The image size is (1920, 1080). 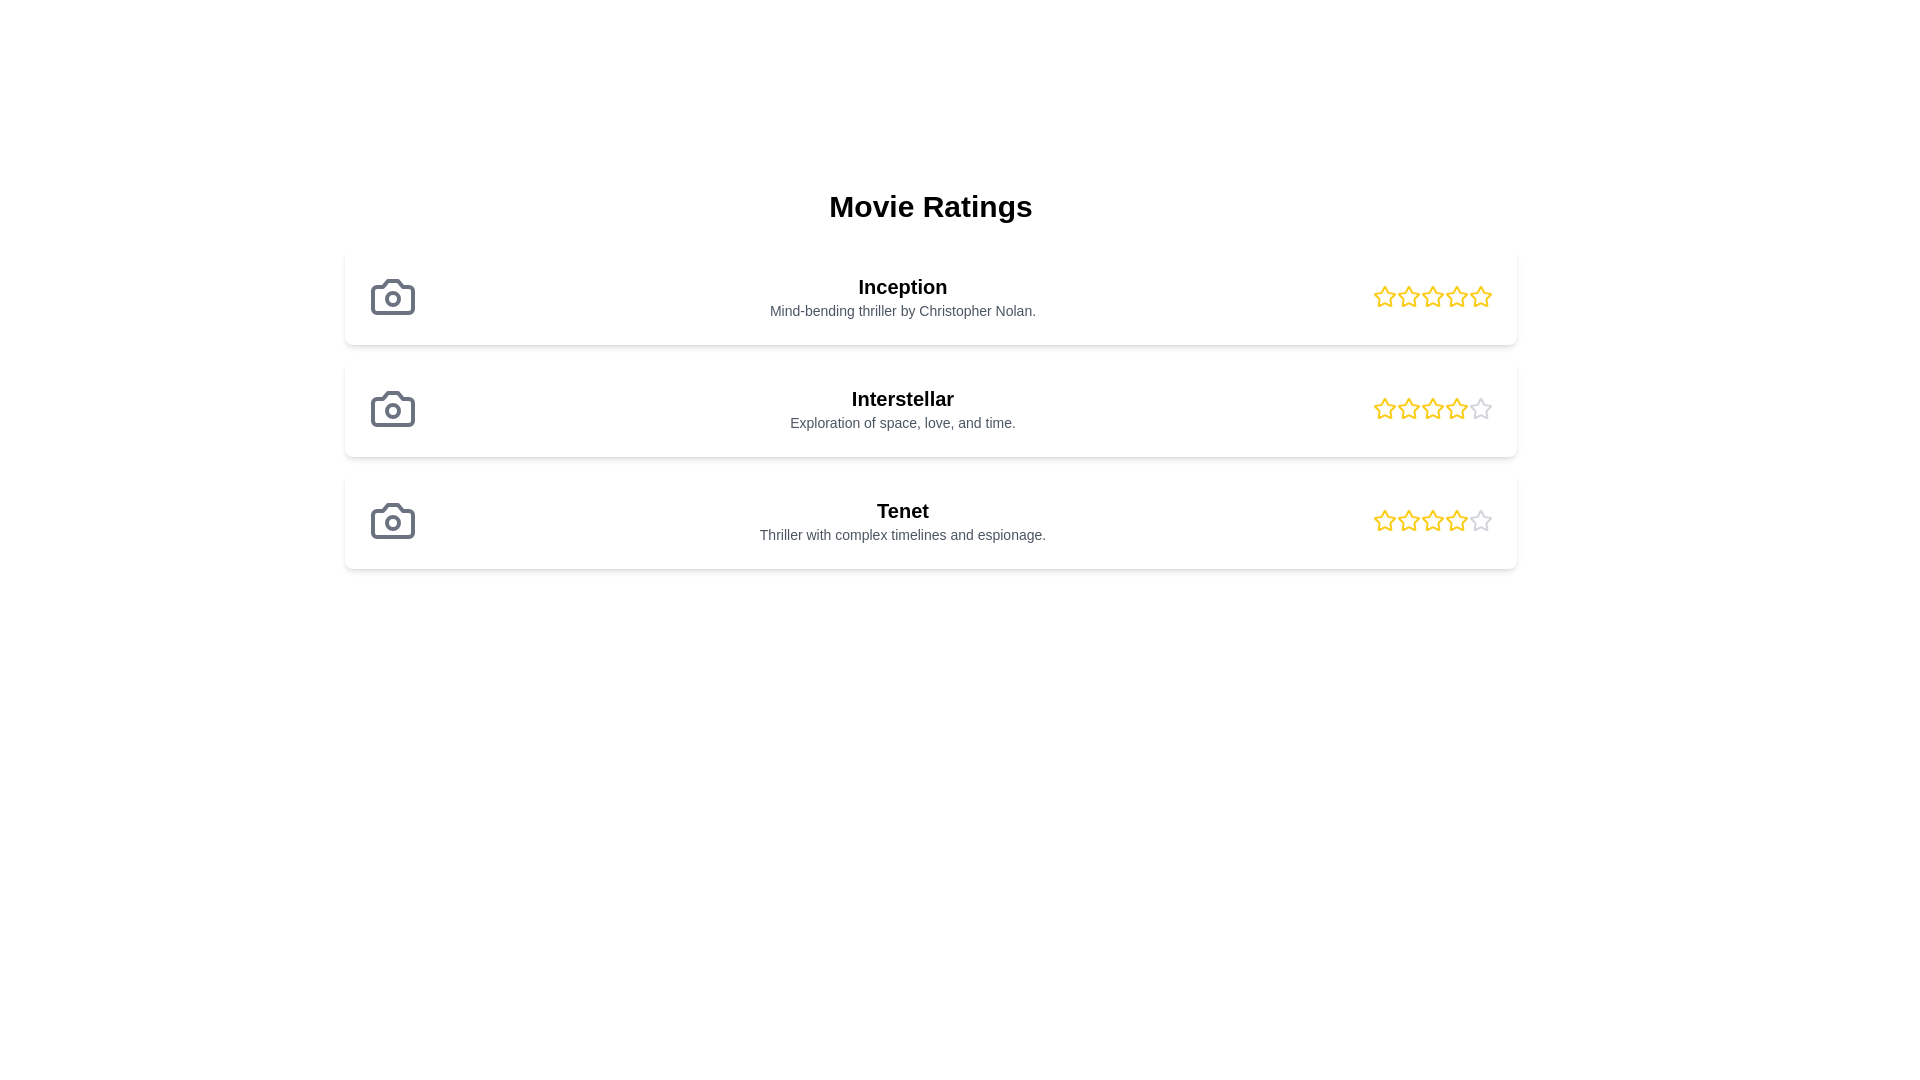 What do you see at coordinates (930, 207) in the screenshot?
I see `the text label displaying 'Movie Ratings' at the top of the movie descriptions section` at bounding box center [930, 207].